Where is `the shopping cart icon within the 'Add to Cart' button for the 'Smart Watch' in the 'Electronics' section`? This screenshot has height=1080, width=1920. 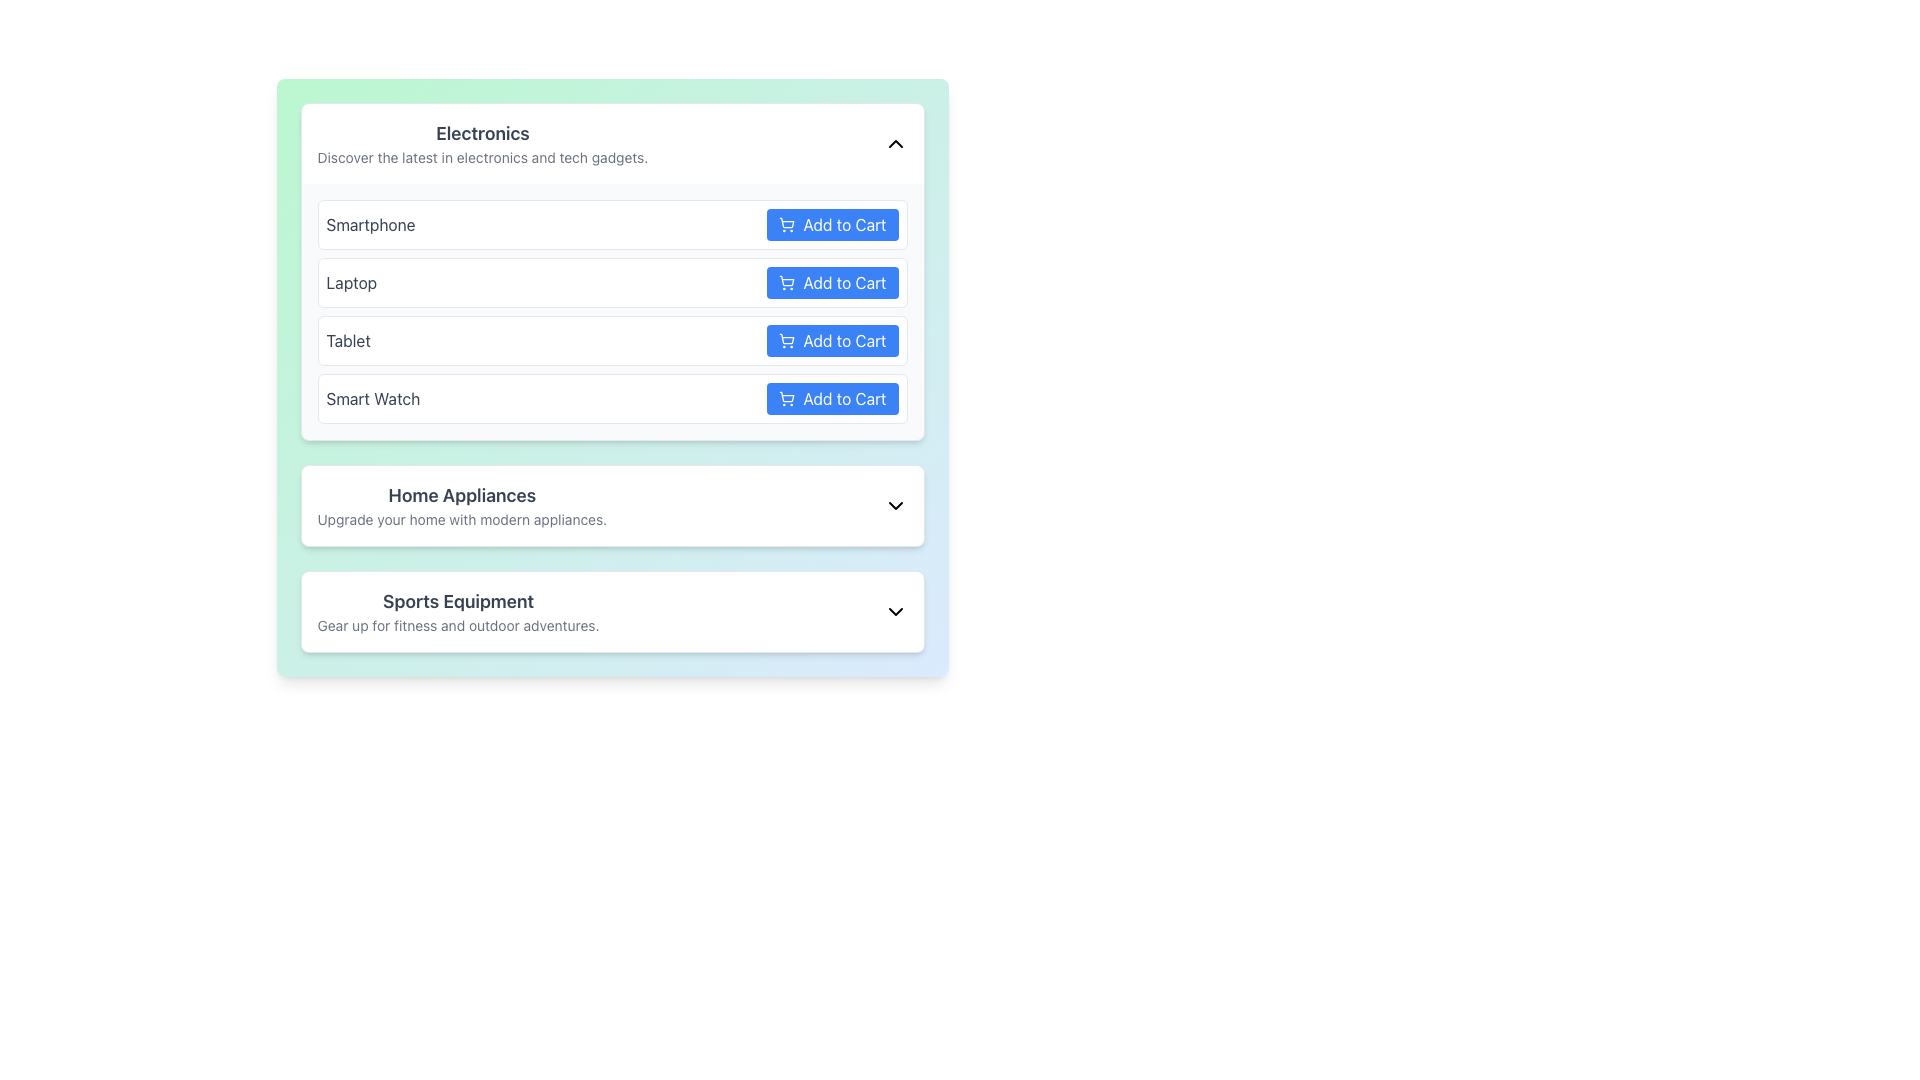
the shopping cart icon within the 'Add to Cart' button for the 'Smart Watch' in the 'Electronics' section is located at coordinates (786, 398).